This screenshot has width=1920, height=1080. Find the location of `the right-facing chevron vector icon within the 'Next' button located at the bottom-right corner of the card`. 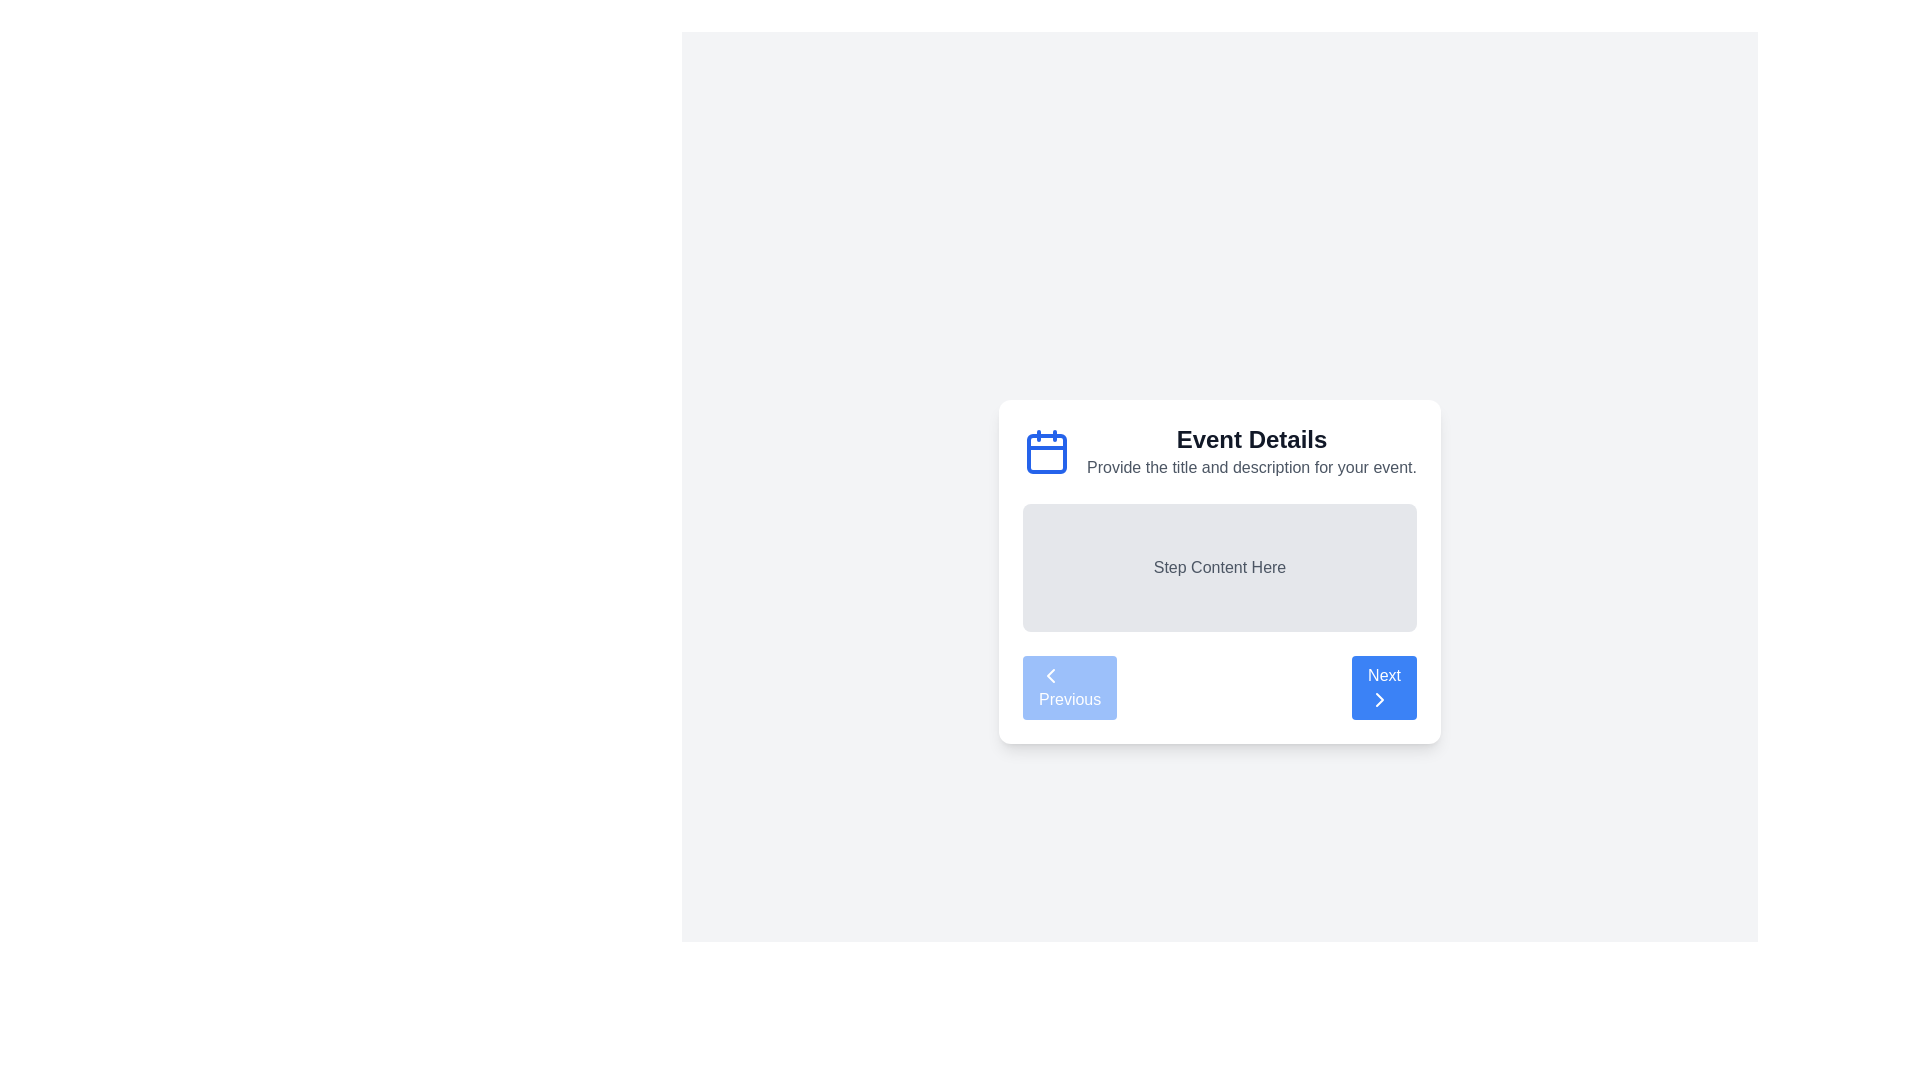

the right-facing chevron vector icon within the 'Next' button located at the bottom-right corner of the card is located at coordinates (1379, 698).